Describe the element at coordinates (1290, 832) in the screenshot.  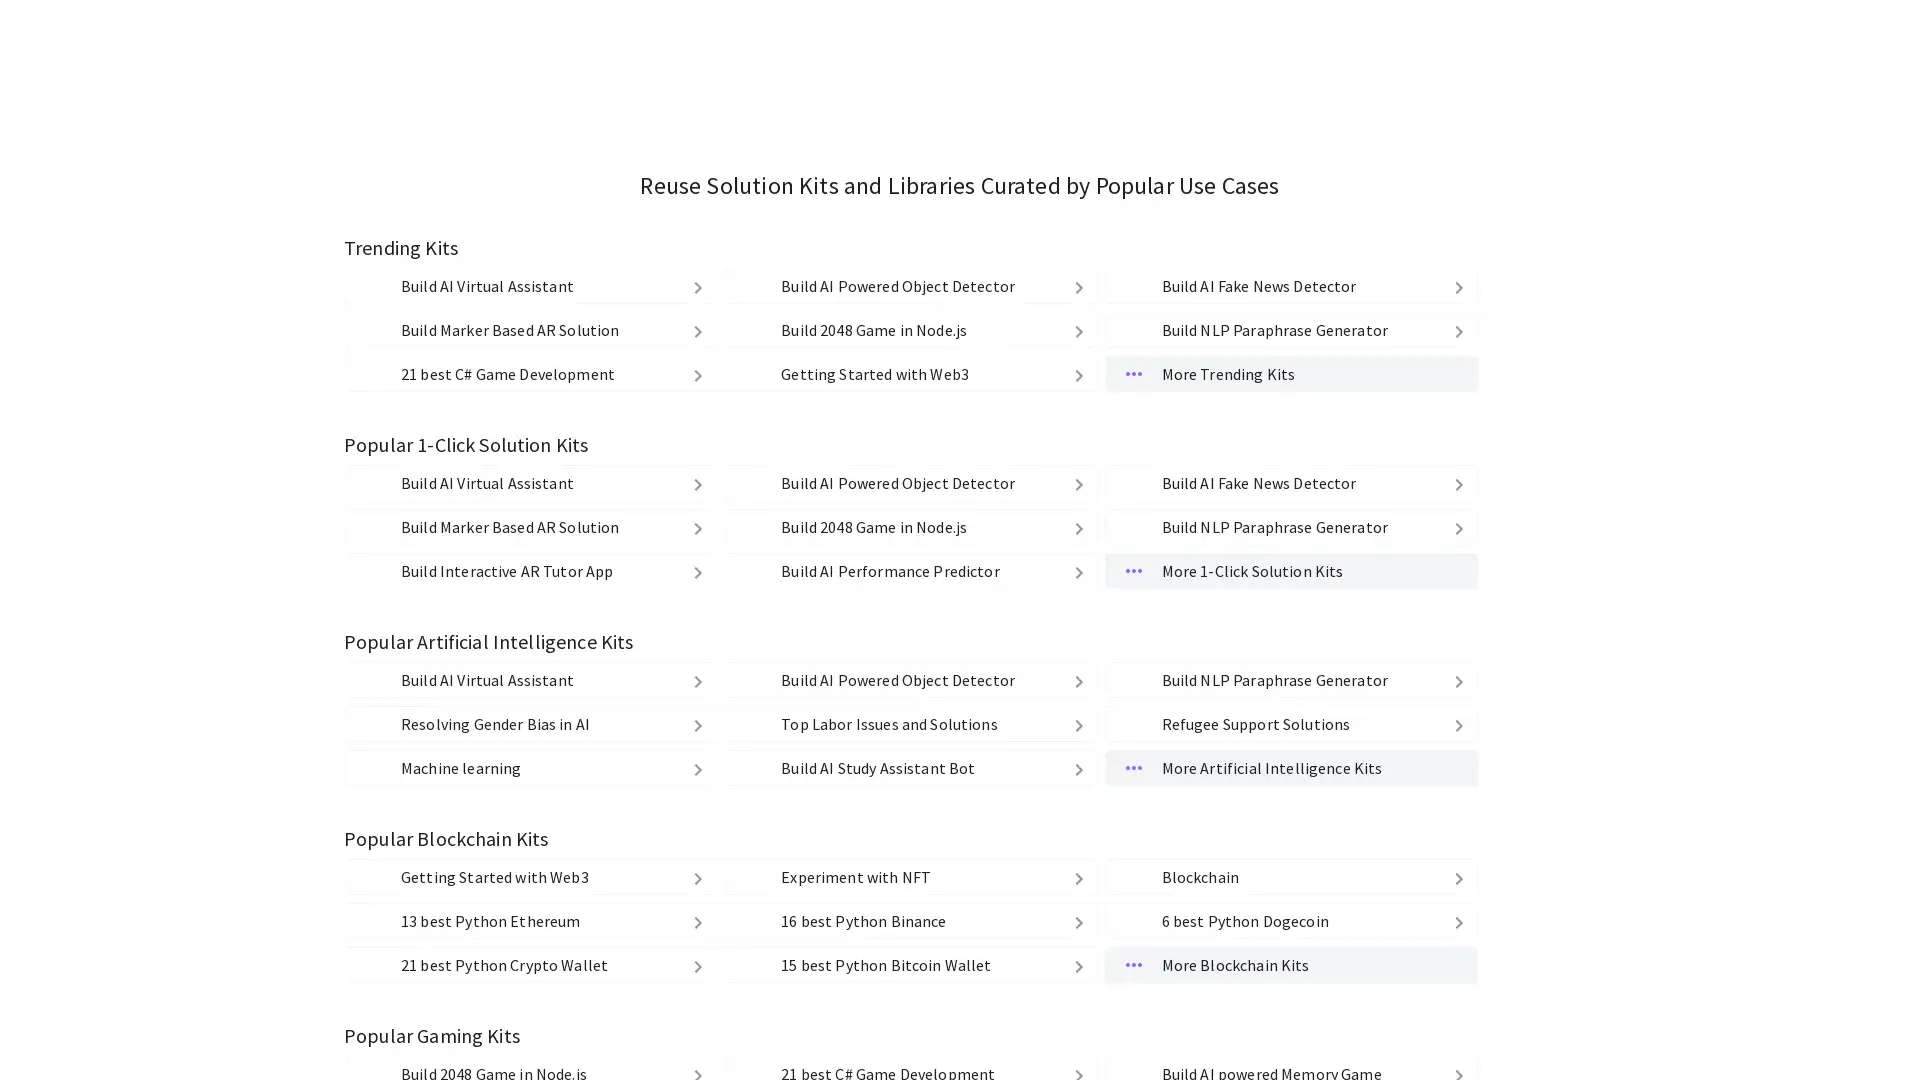
I see `paraphrase-generator1 Build NLP Paraphrase Generator` at that location.